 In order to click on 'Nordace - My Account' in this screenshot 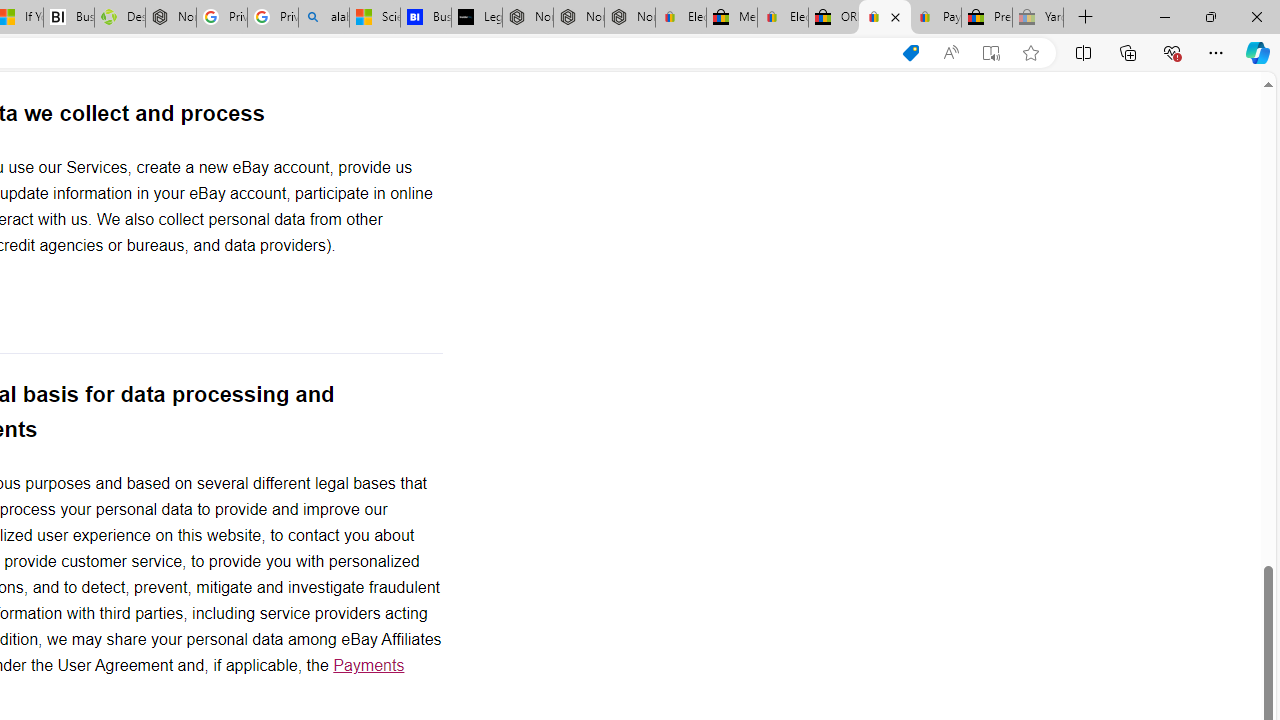, I will do `click(170, 17)`.